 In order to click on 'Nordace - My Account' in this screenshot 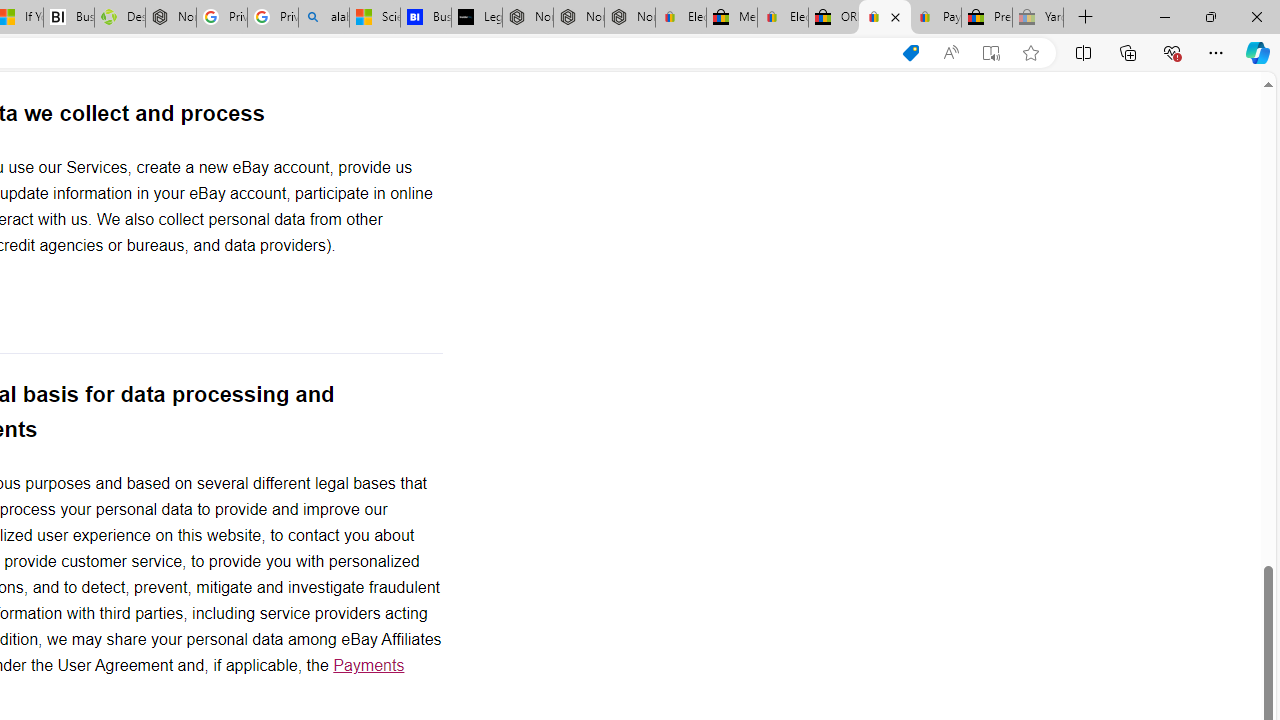, I will do `click(170, 17)`.